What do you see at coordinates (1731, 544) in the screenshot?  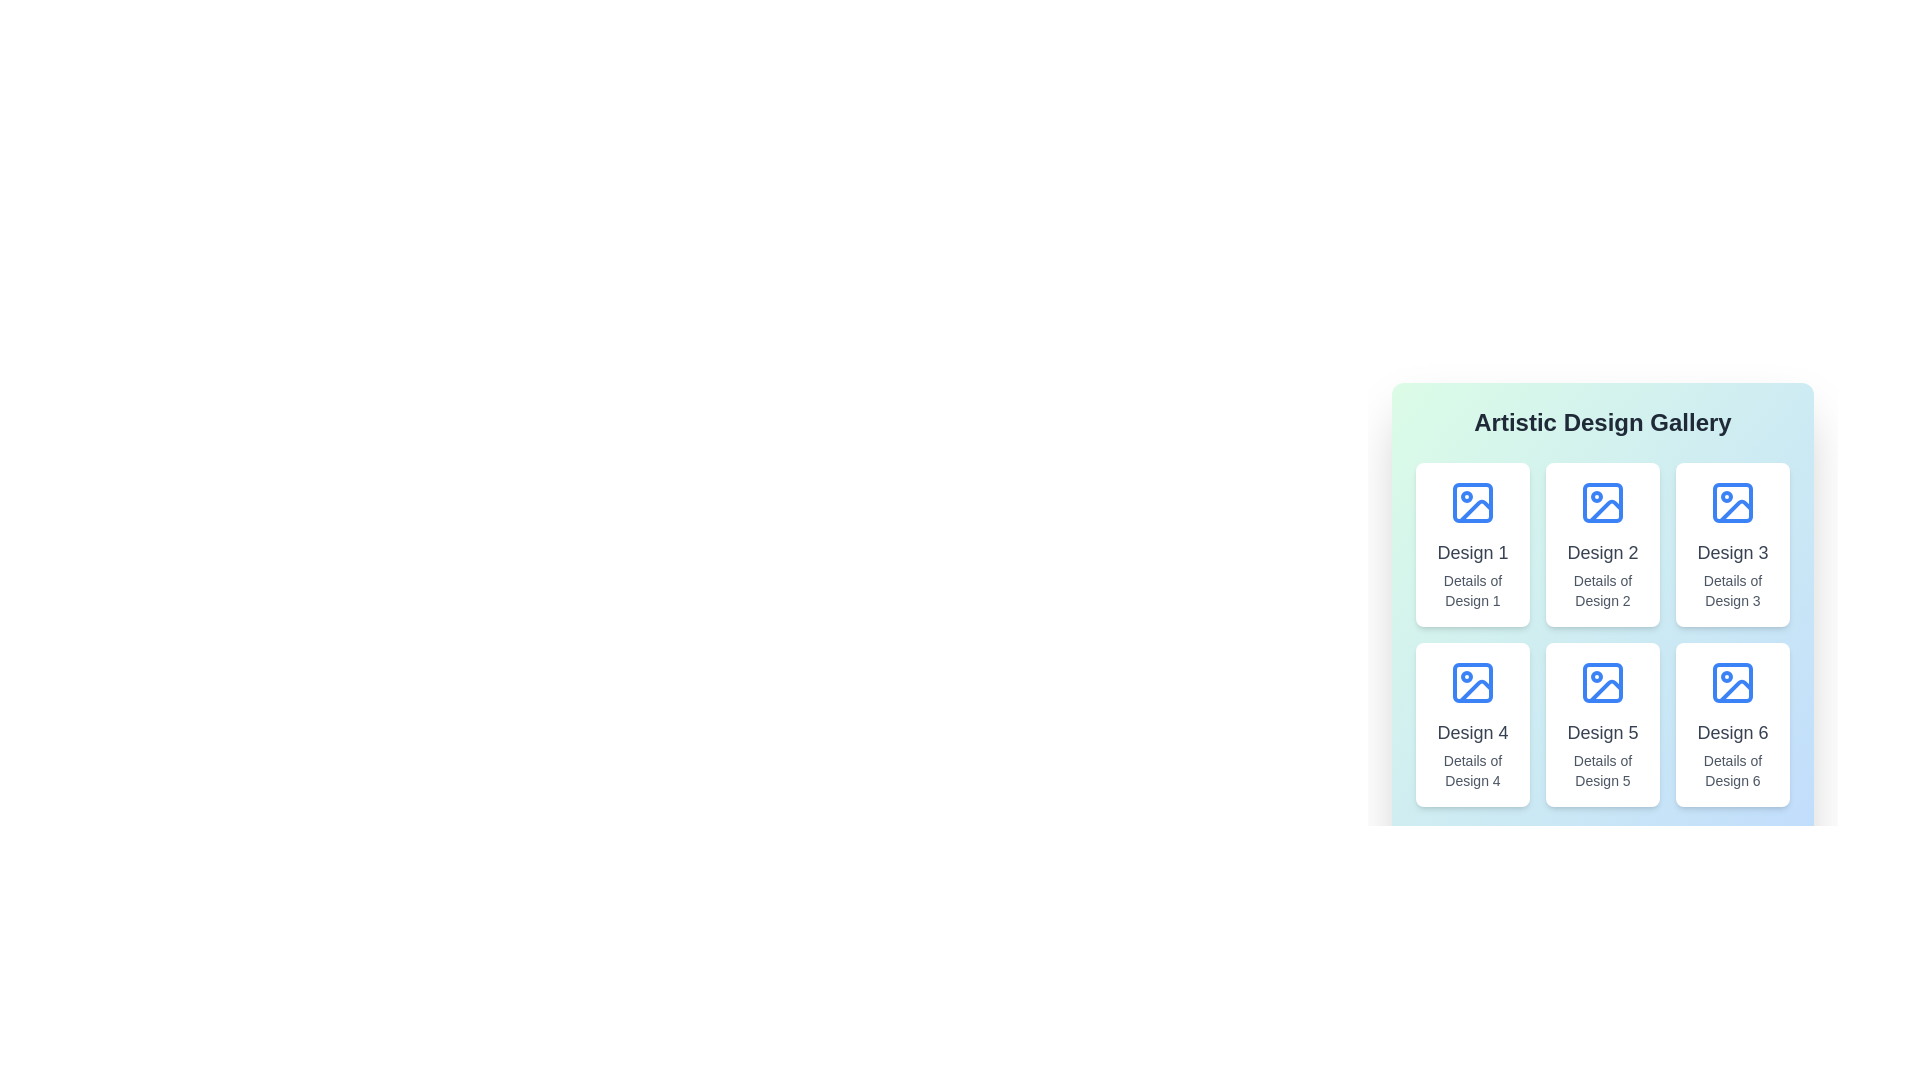 I see `the display card for 'Design 3' located in the rightmost column of the first row` at bounding box center [1731, 544].